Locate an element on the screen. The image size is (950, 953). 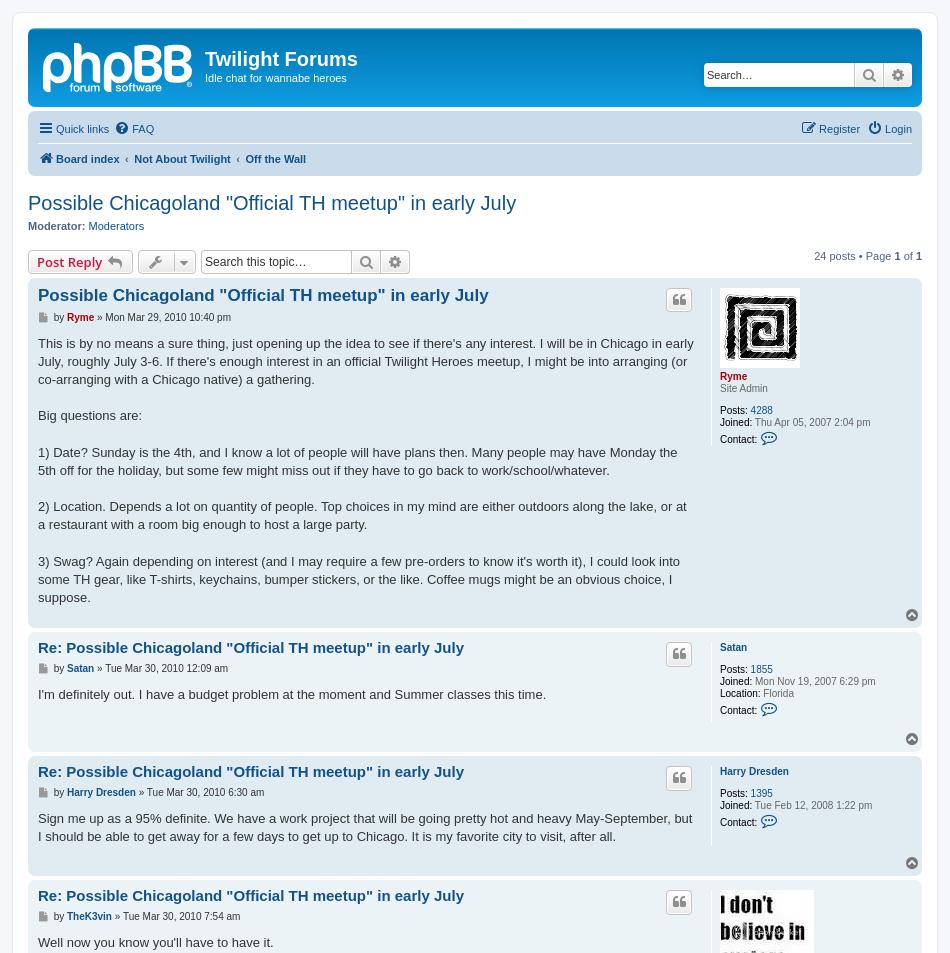
'Moderators' is located at coordinates (115, 224).